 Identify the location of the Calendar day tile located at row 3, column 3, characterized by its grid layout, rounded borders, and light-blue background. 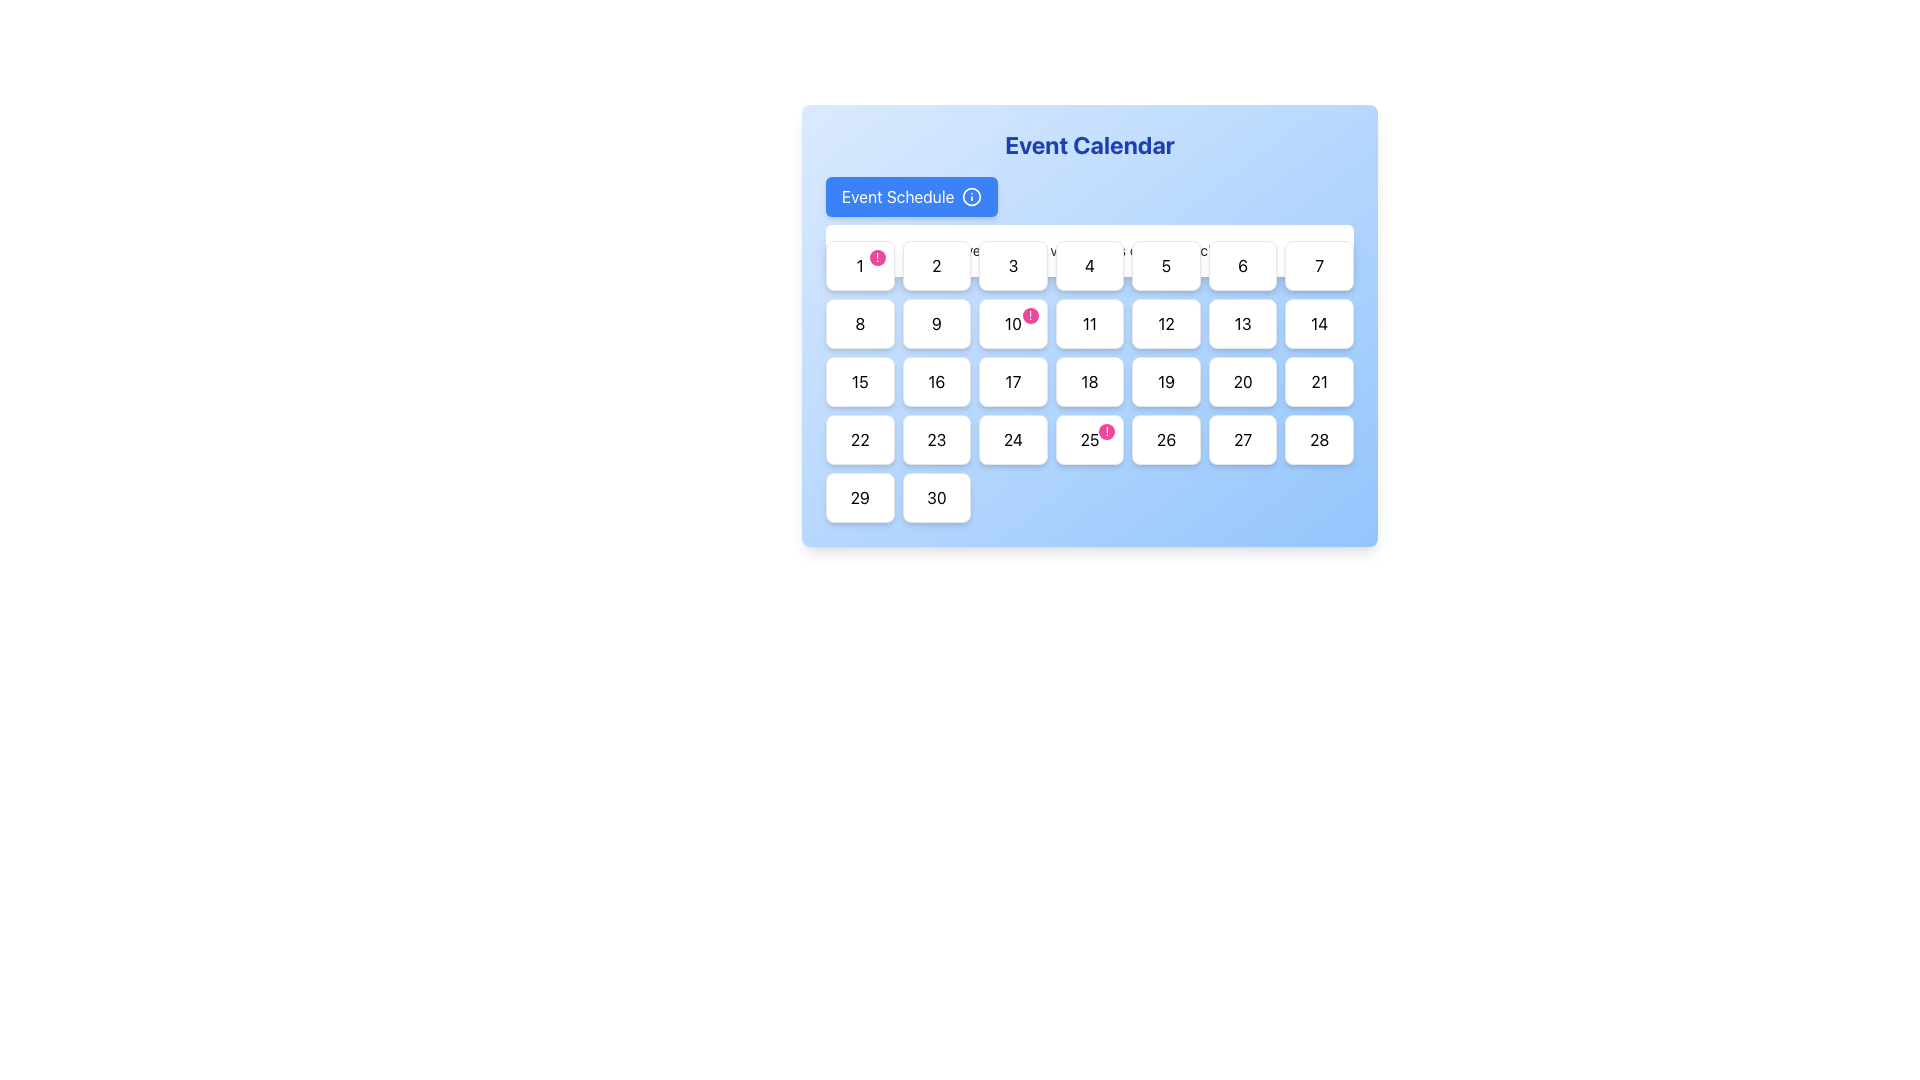
(1088, 381).